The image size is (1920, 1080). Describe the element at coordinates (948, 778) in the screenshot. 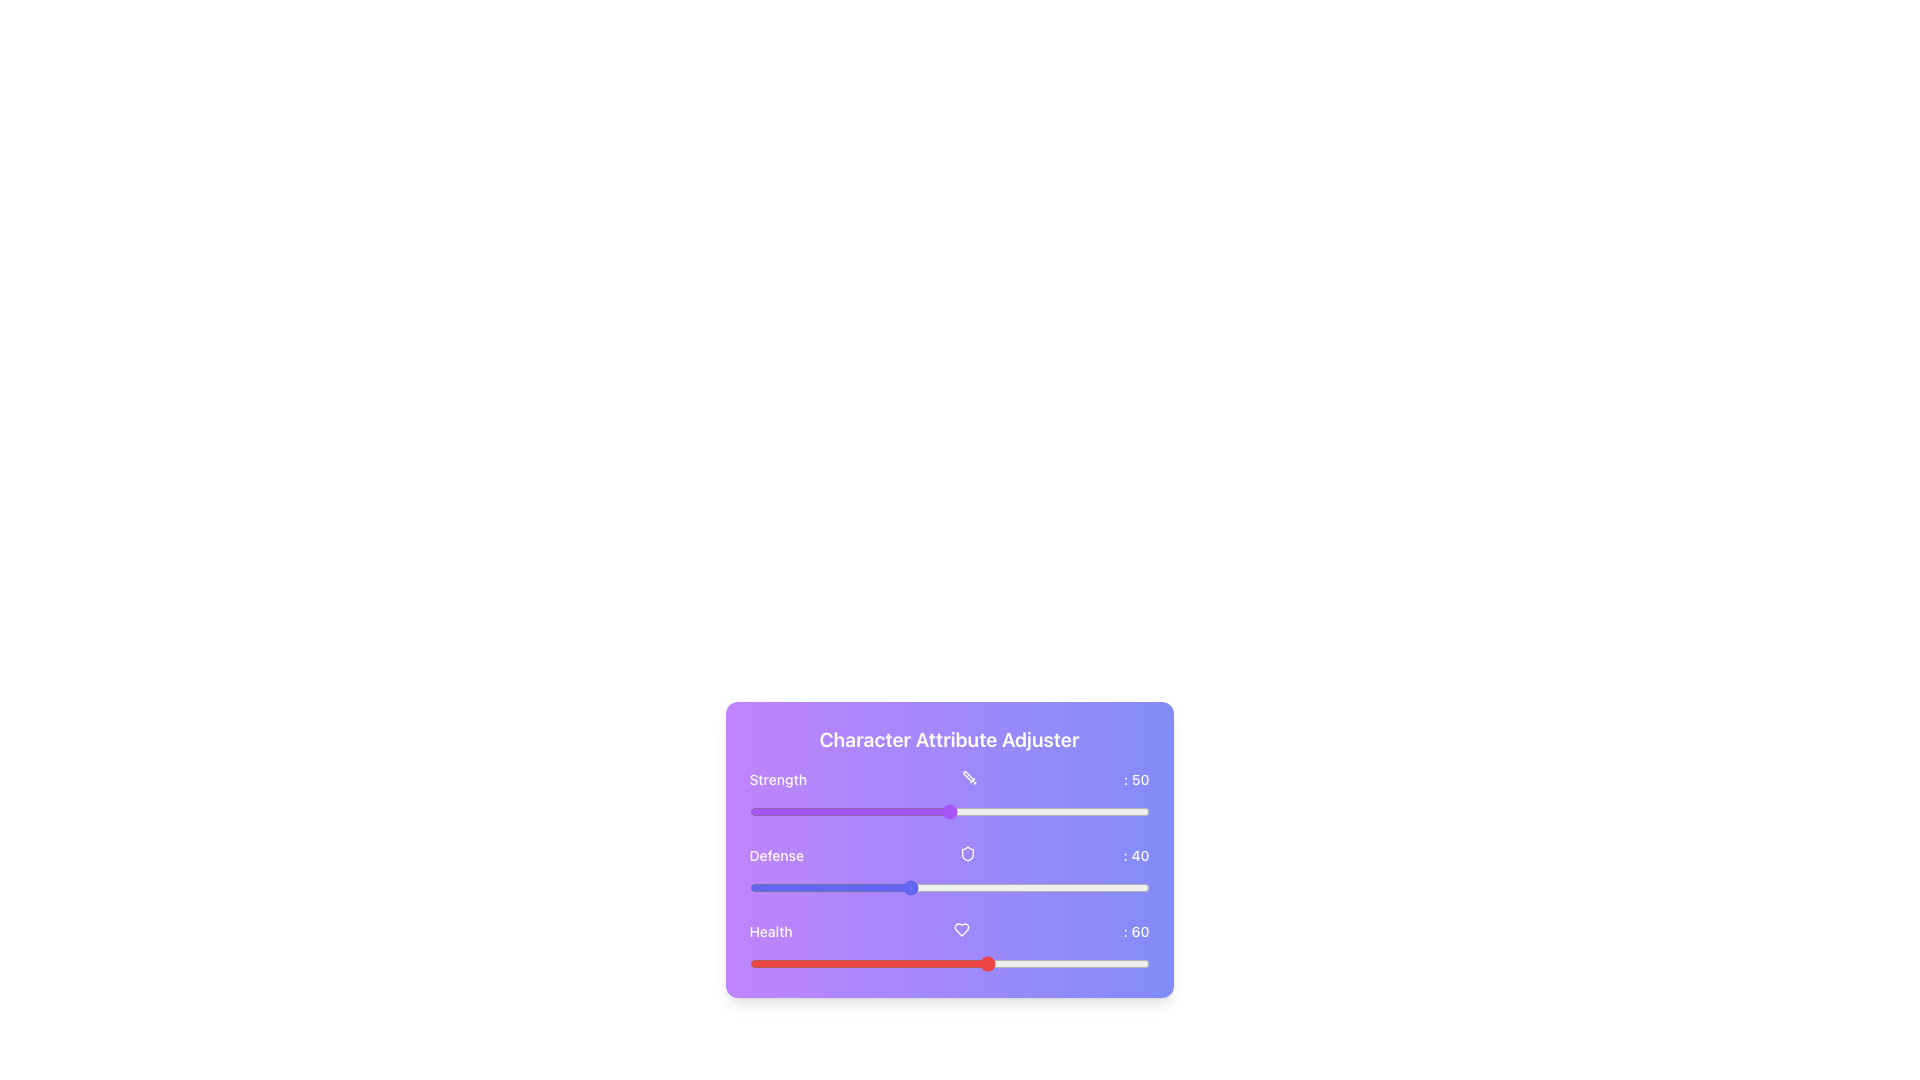

I see `the 'Strength : 50' text element with a sword icon, which is located at the top of the 'Character Attribute Adjuster' card, above the 'Defense' slider` at that location.